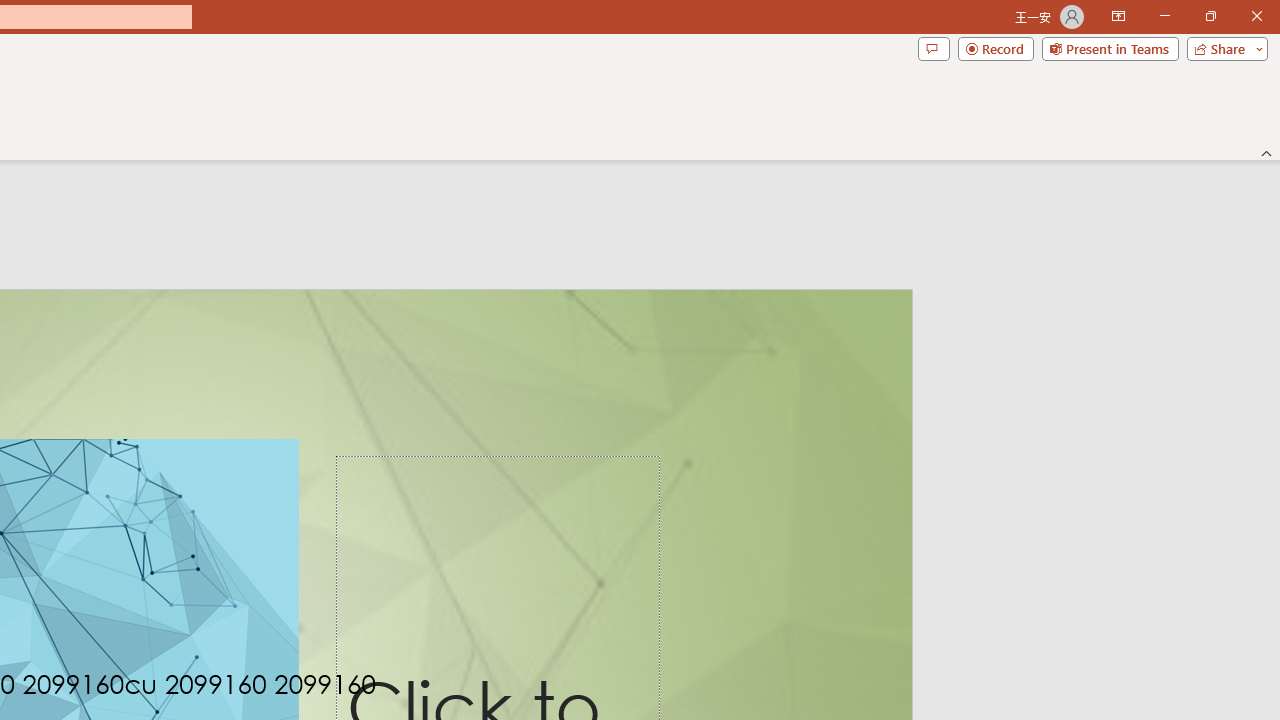 The width and height of the screenshot is (1280, 720). I want to click on 'Restore Down', so click(1209, 16).